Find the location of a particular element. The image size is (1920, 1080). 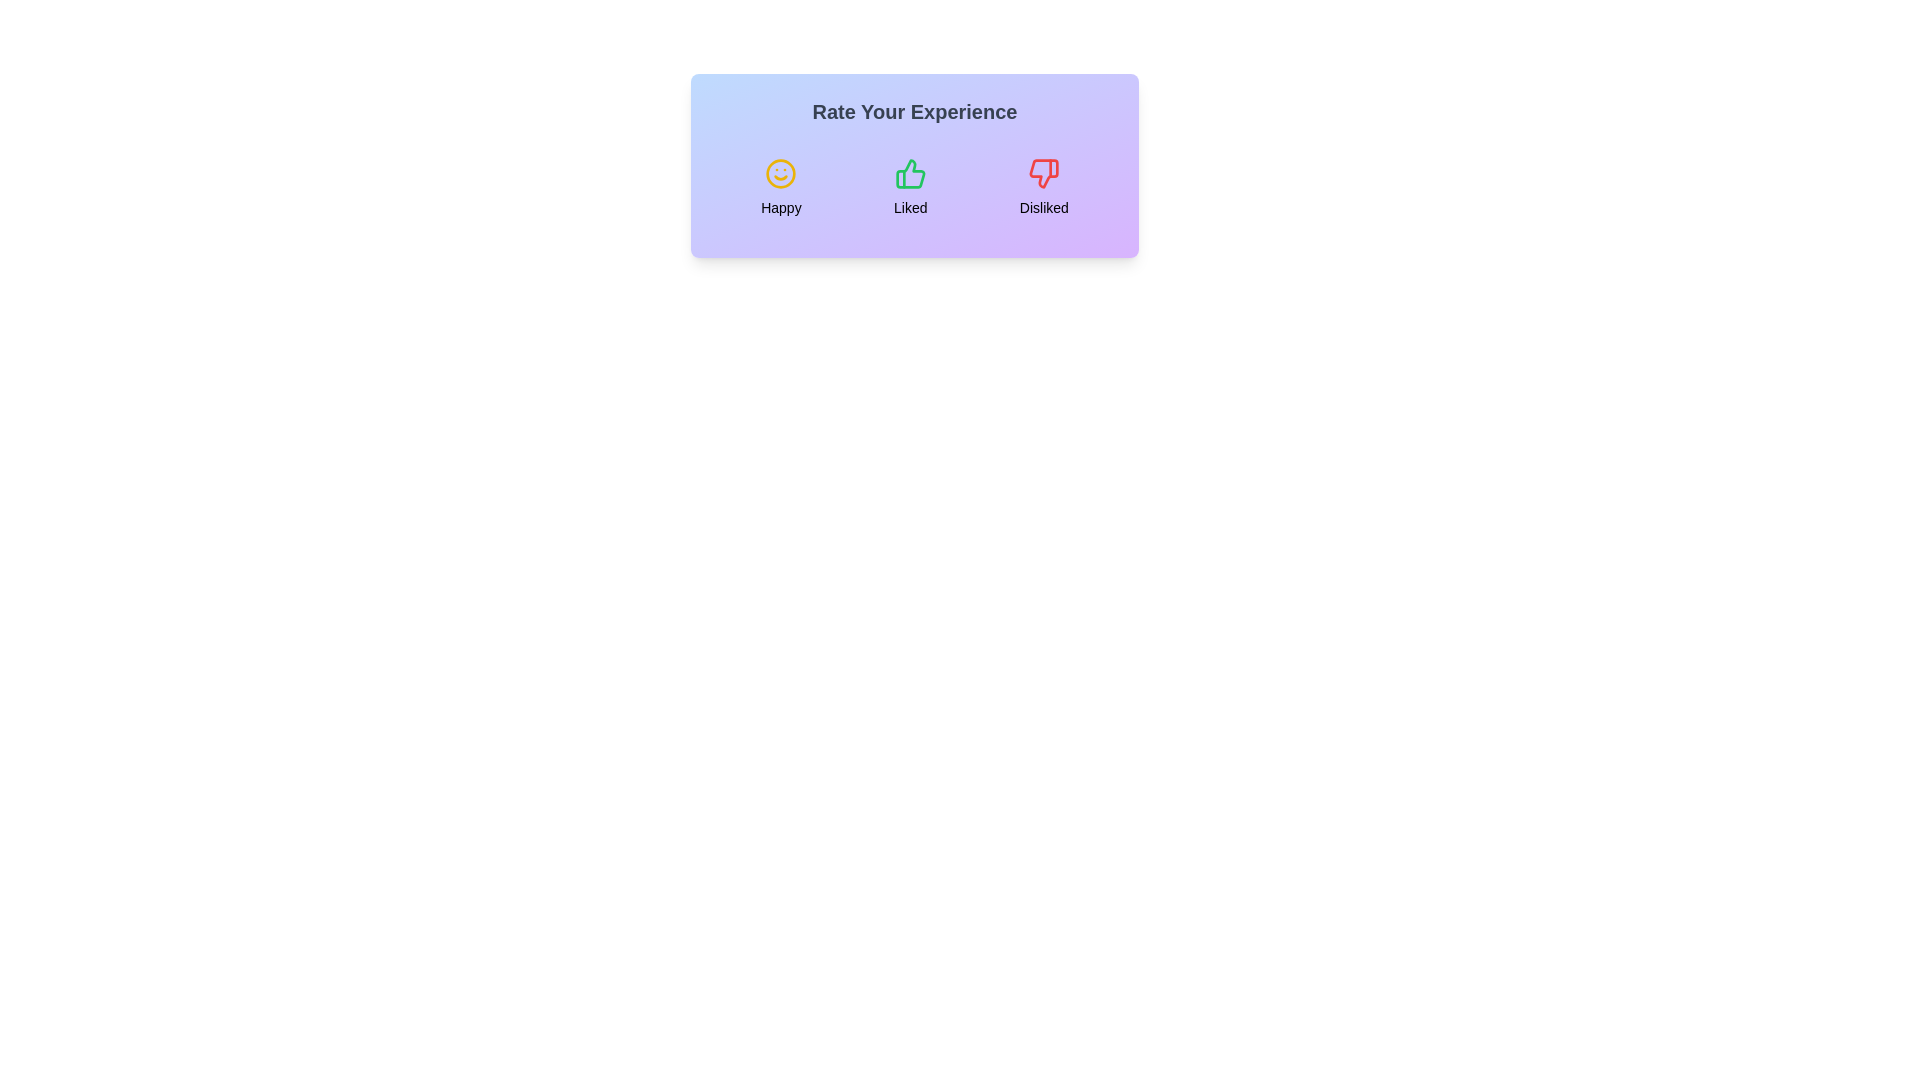

the SVG icon indicating a positive response or approval, located in the middle of three icons labeled 'Happy,' 'Liked,' and 'Disliked.' is located at coordinates (909, 172).